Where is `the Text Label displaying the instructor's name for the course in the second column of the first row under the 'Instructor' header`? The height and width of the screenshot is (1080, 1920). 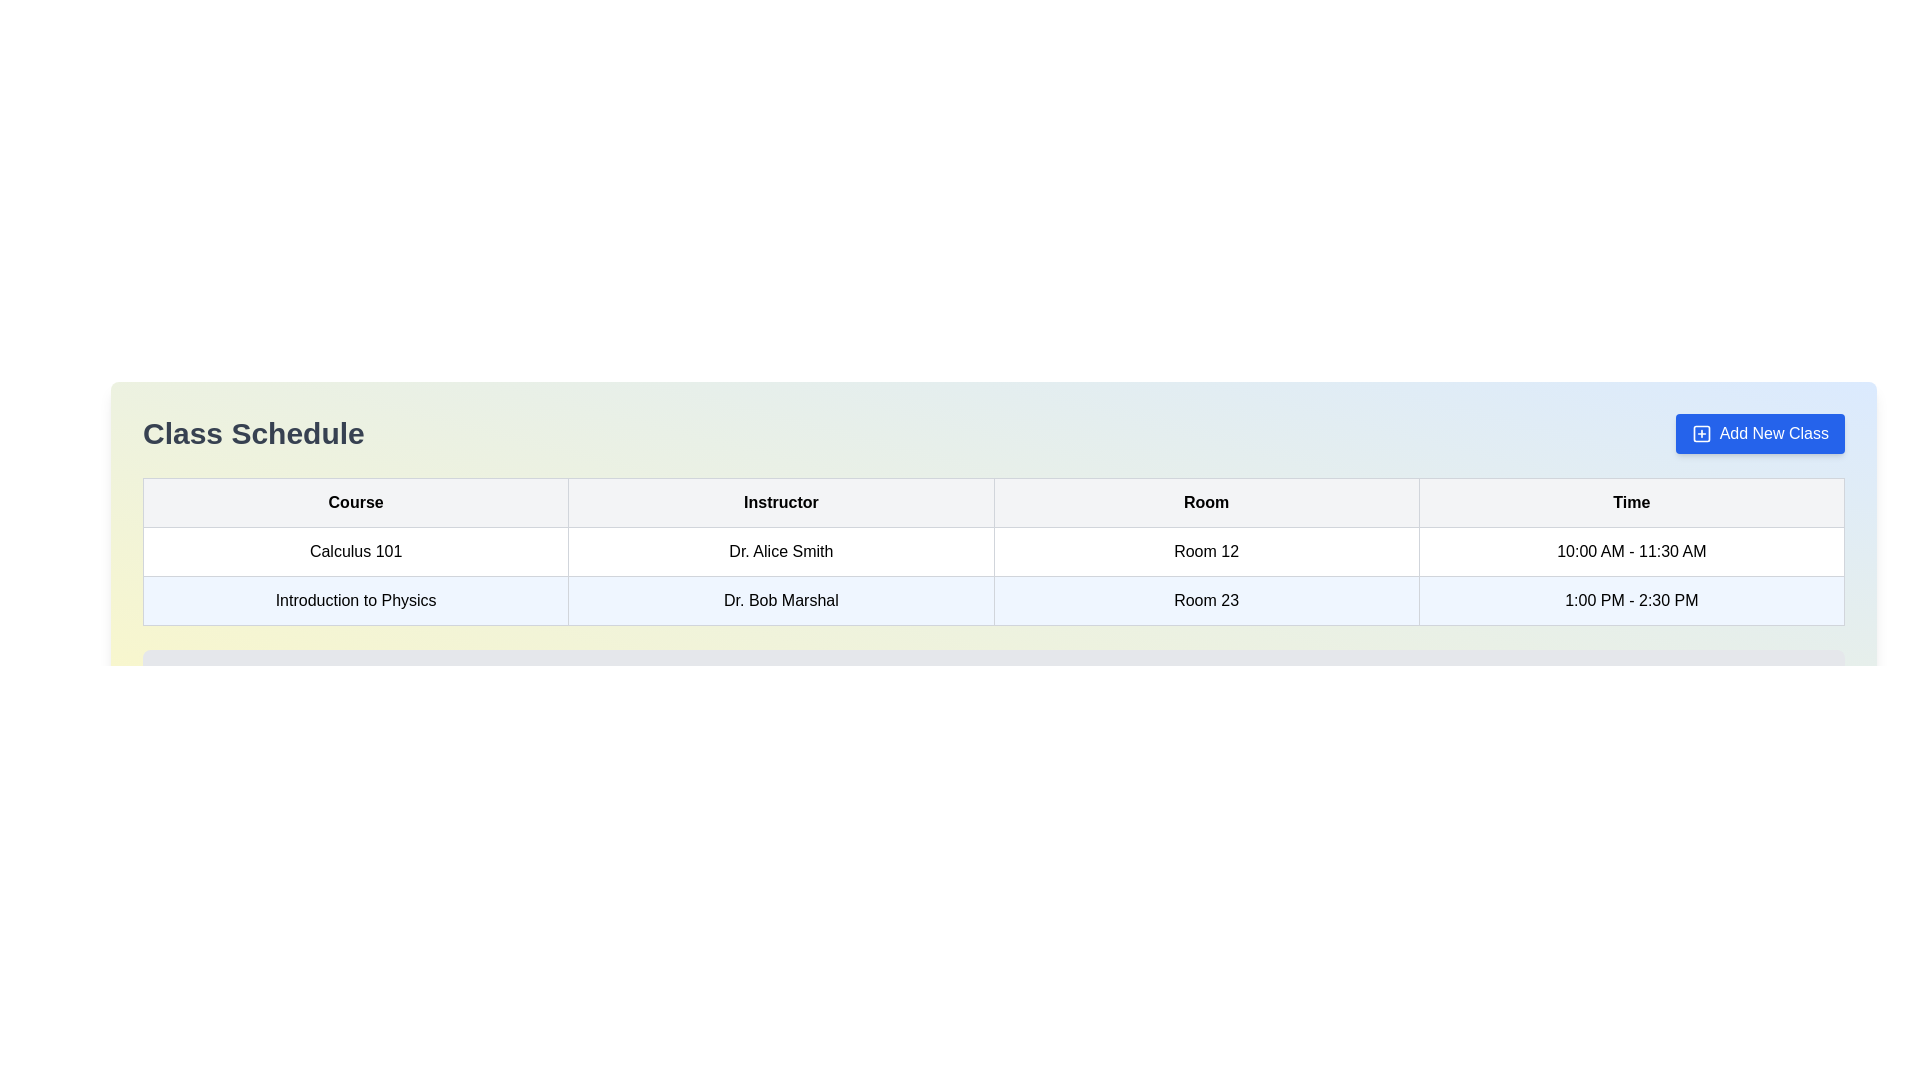 the Text Label displaying the instructor's name for the course in the second column of the first row under the 'Instructor' header is located at coordinates (780, 551).